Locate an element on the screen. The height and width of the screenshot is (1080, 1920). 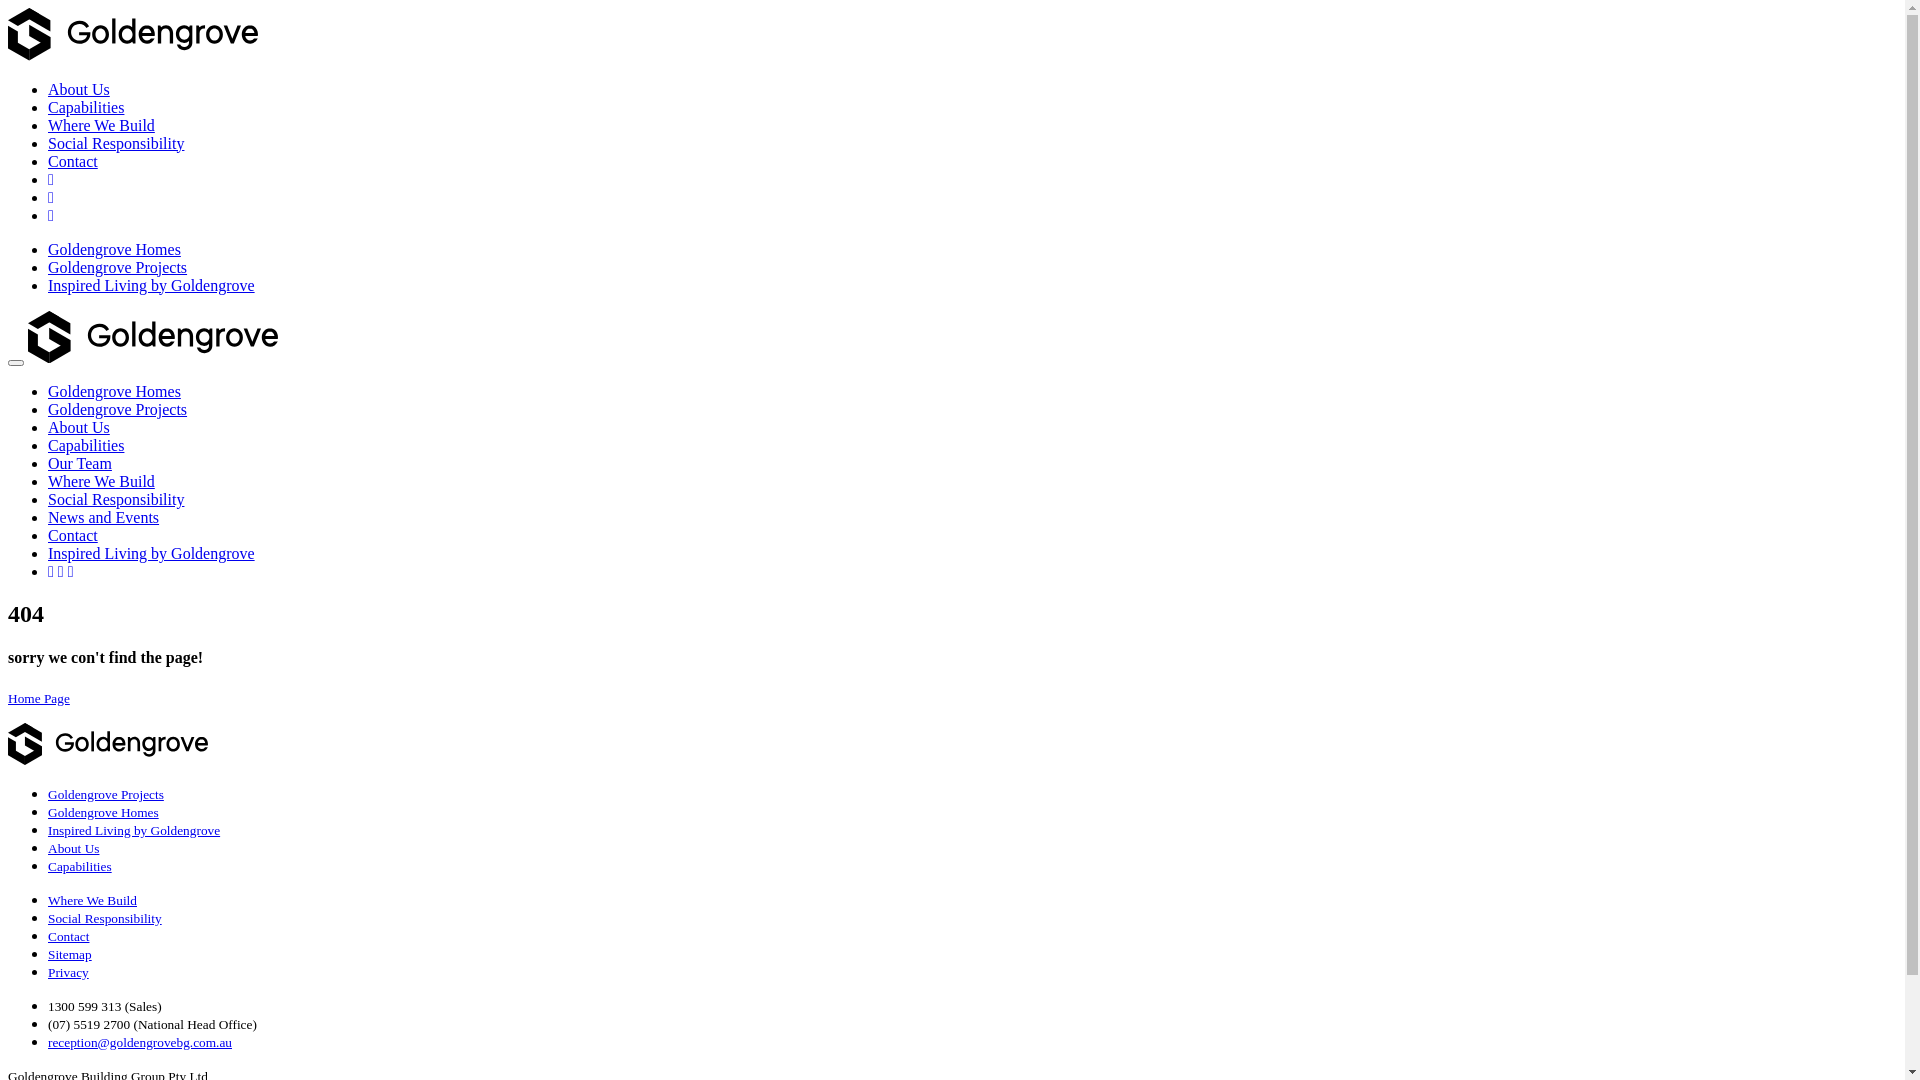
'Sitemap' is located at coordinates (70, 952).